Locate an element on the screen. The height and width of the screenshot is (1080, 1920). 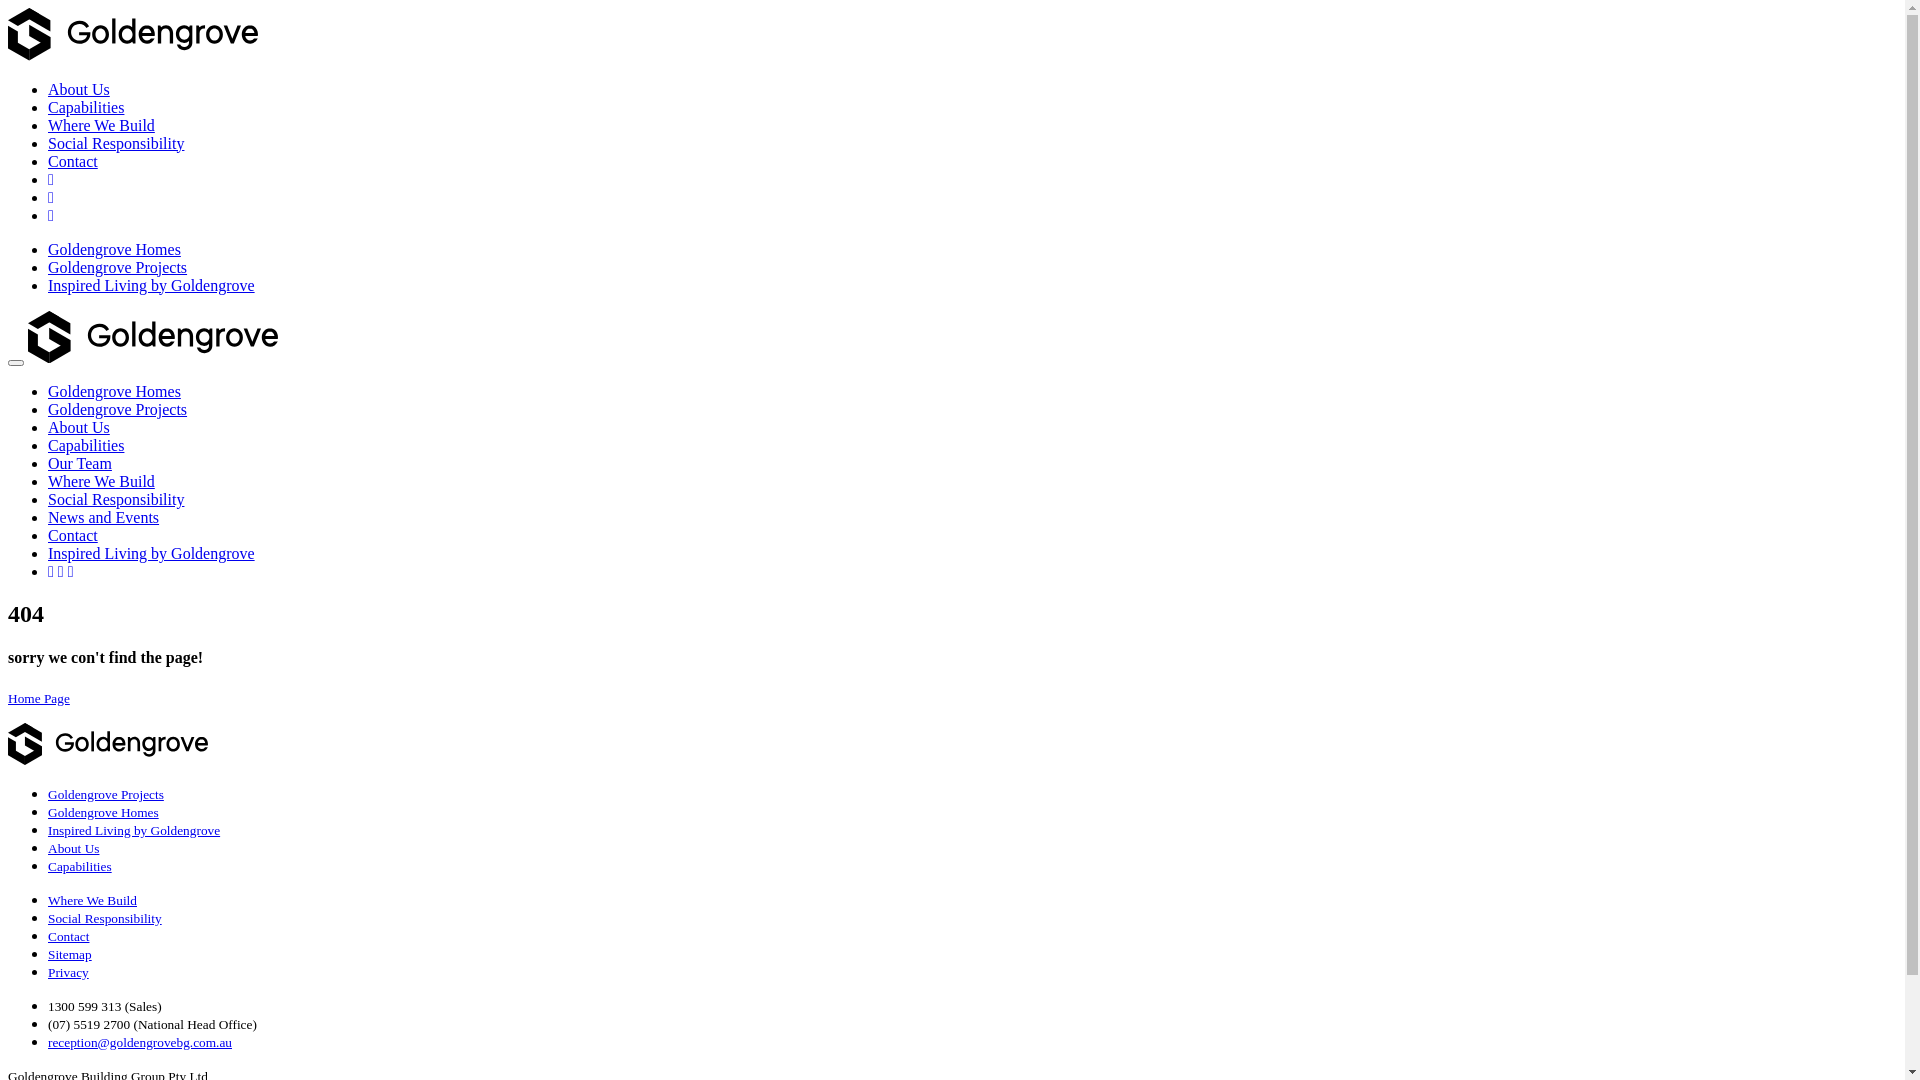
'Sitemap' is located at coordinates (70, 952).